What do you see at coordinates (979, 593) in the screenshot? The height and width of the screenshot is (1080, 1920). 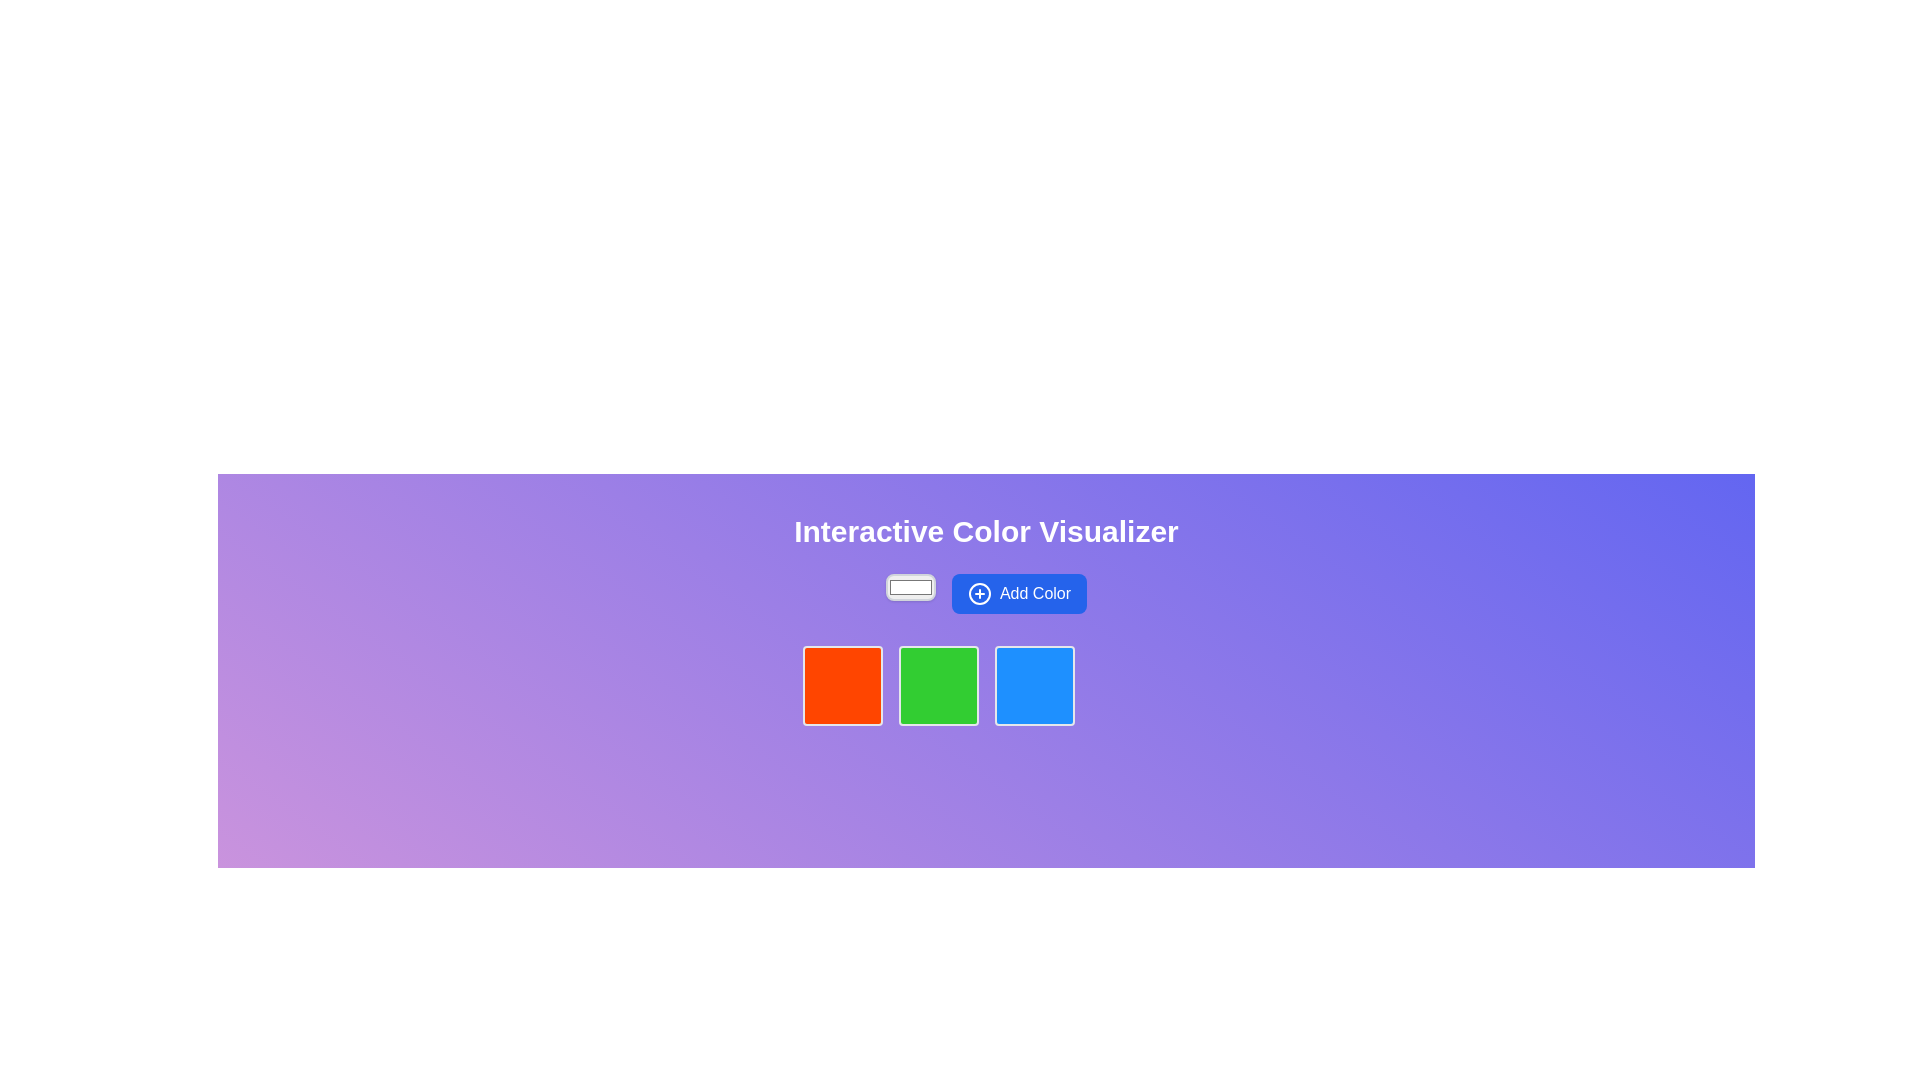 I see `the SVG graphic element, which is a circular outline styled with a thin line, located at the center of the 'Add Color' button` at bounding box center [979, 593].